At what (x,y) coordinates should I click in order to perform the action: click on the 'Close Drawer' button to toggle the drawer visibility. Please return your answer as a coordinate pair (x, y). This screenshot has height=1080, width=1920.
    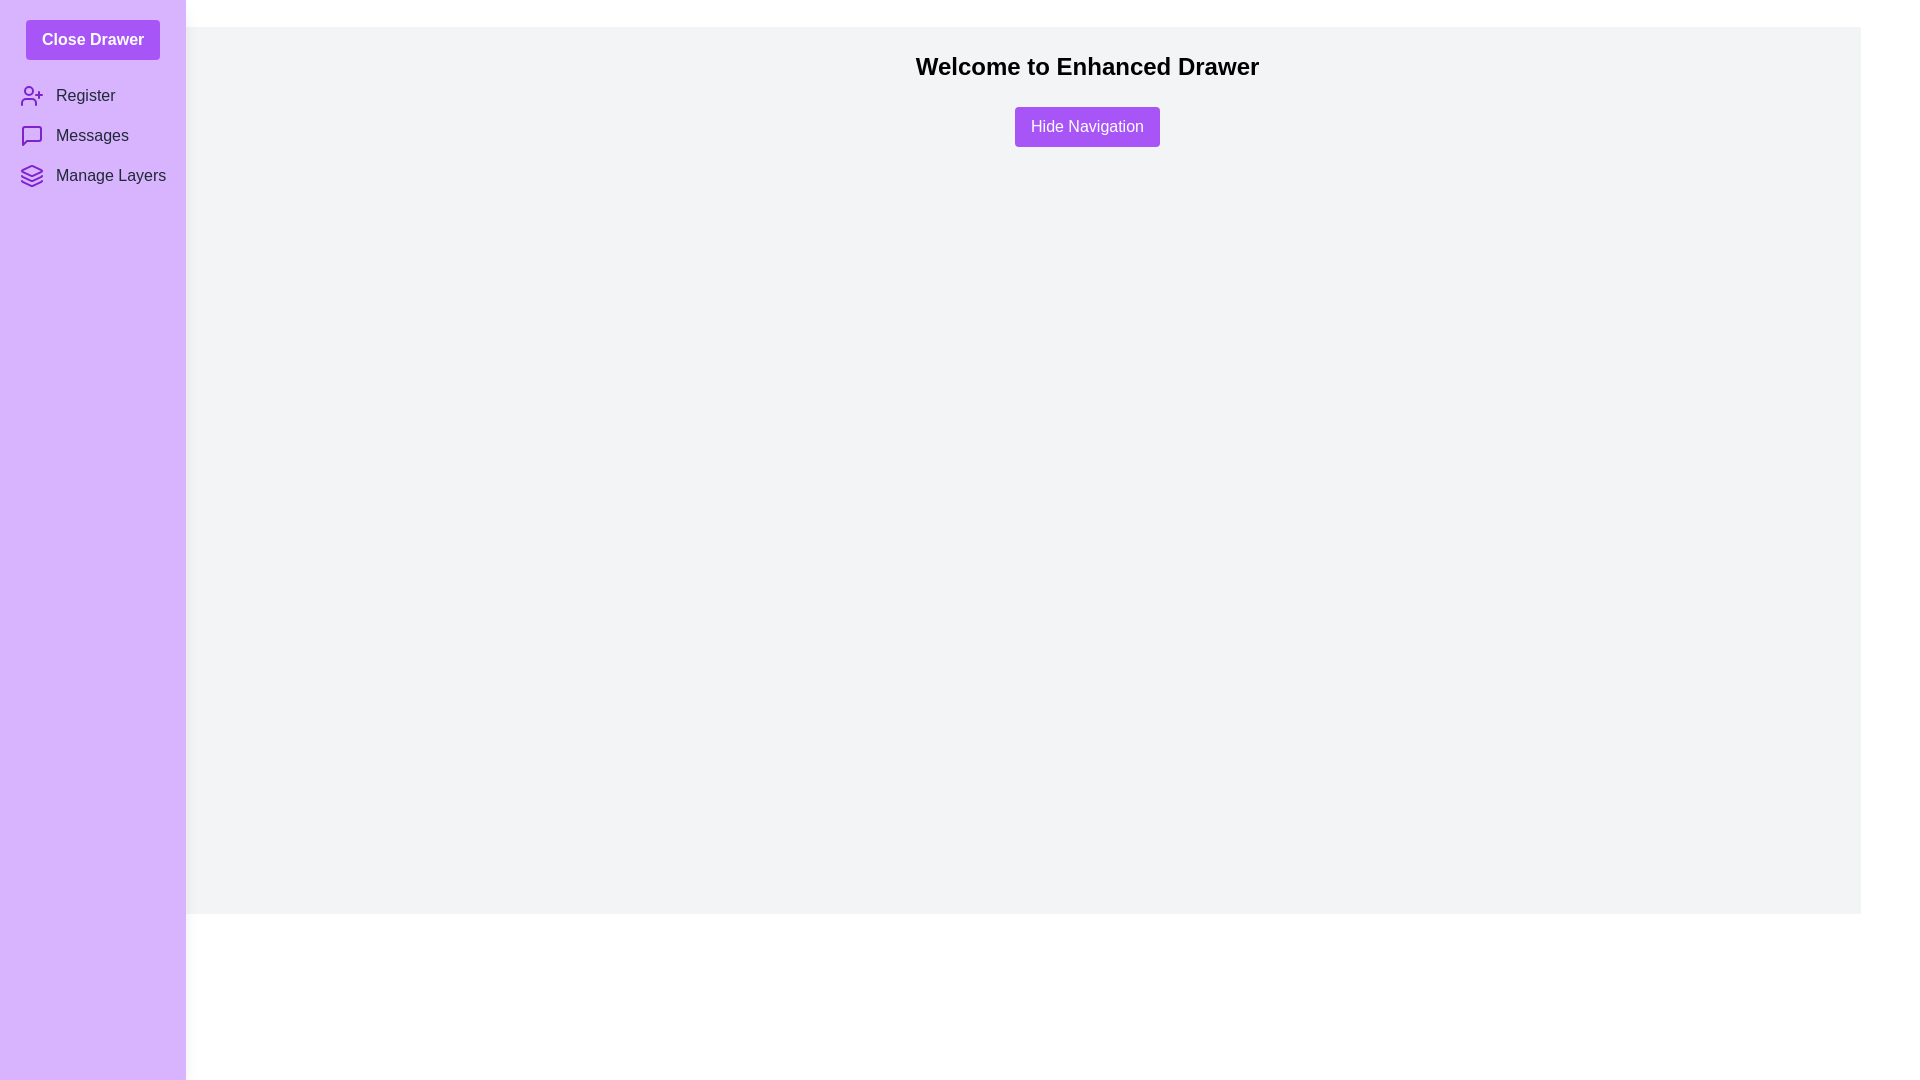
    Looking at the image, I should click on (92, 39).